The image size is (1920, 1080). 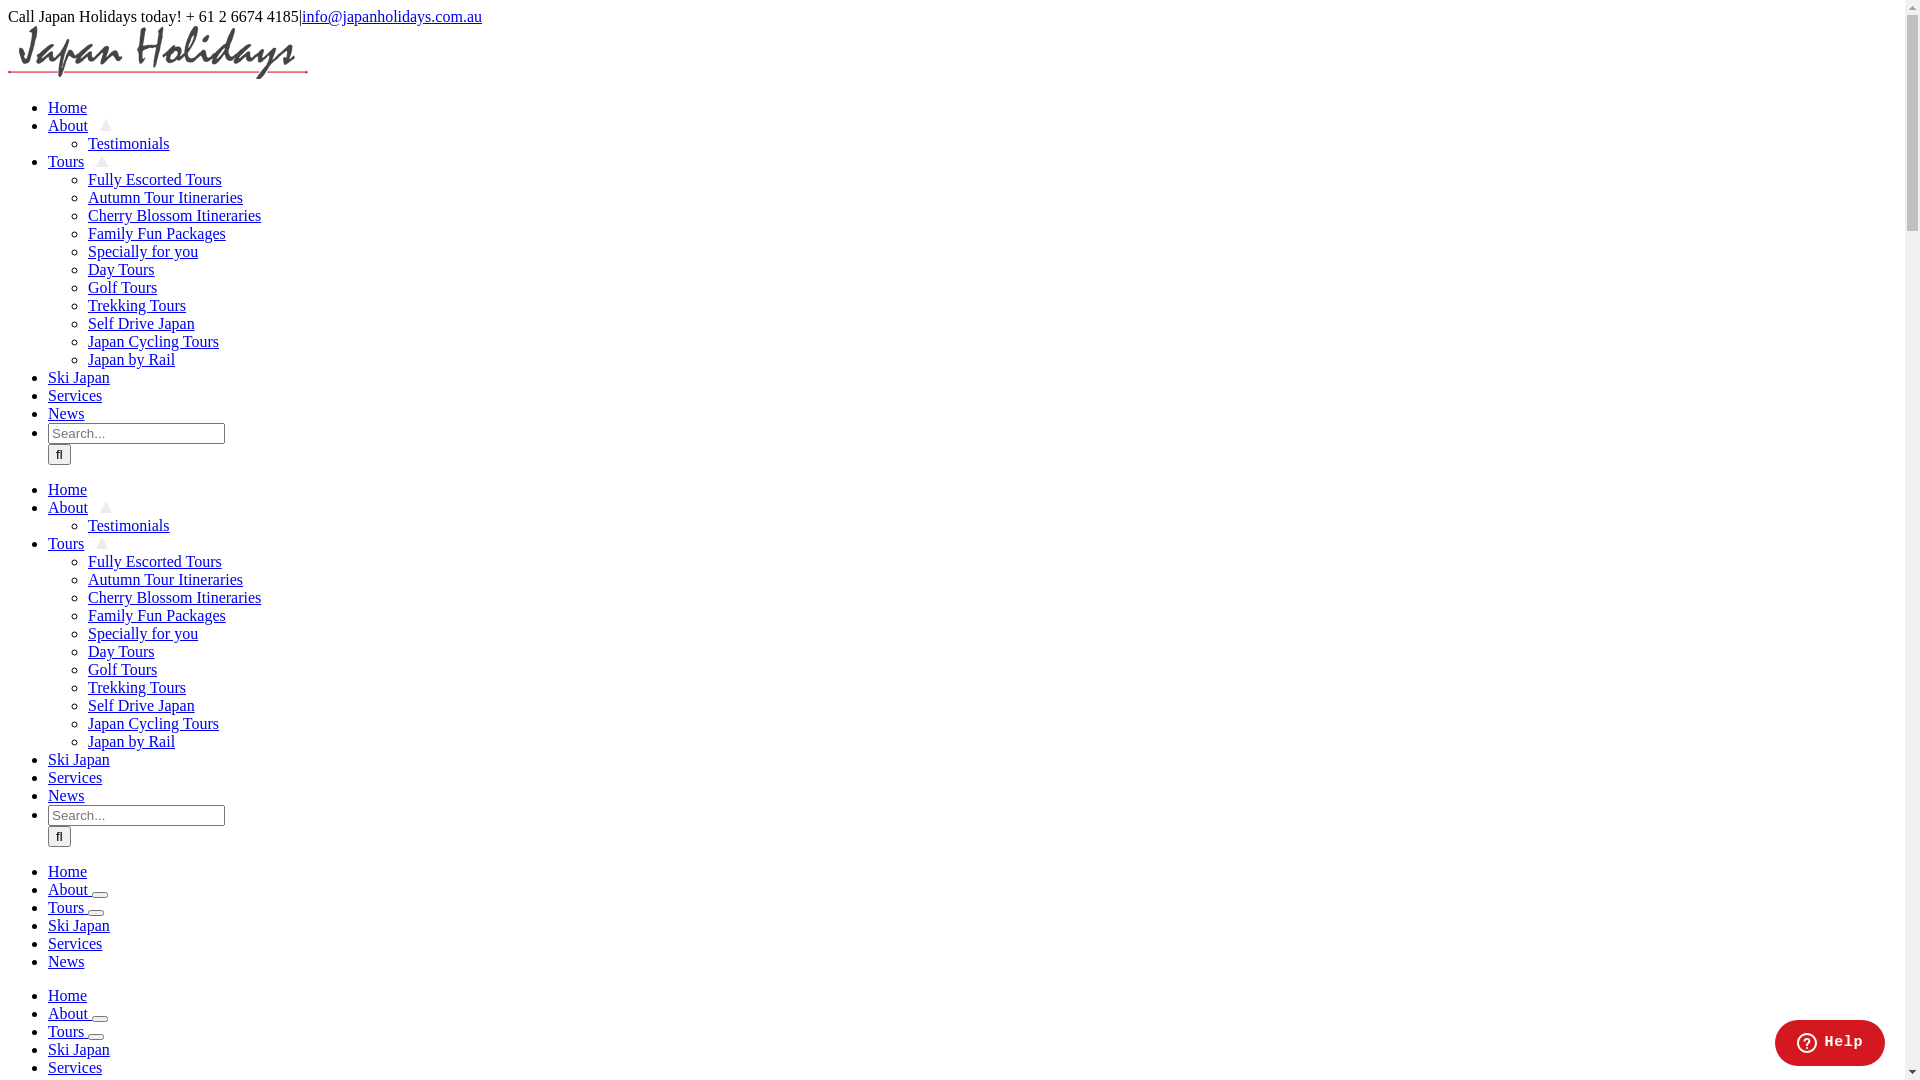 I want to click on 'Fully Escorted Tours', so click(x=153, y=561).